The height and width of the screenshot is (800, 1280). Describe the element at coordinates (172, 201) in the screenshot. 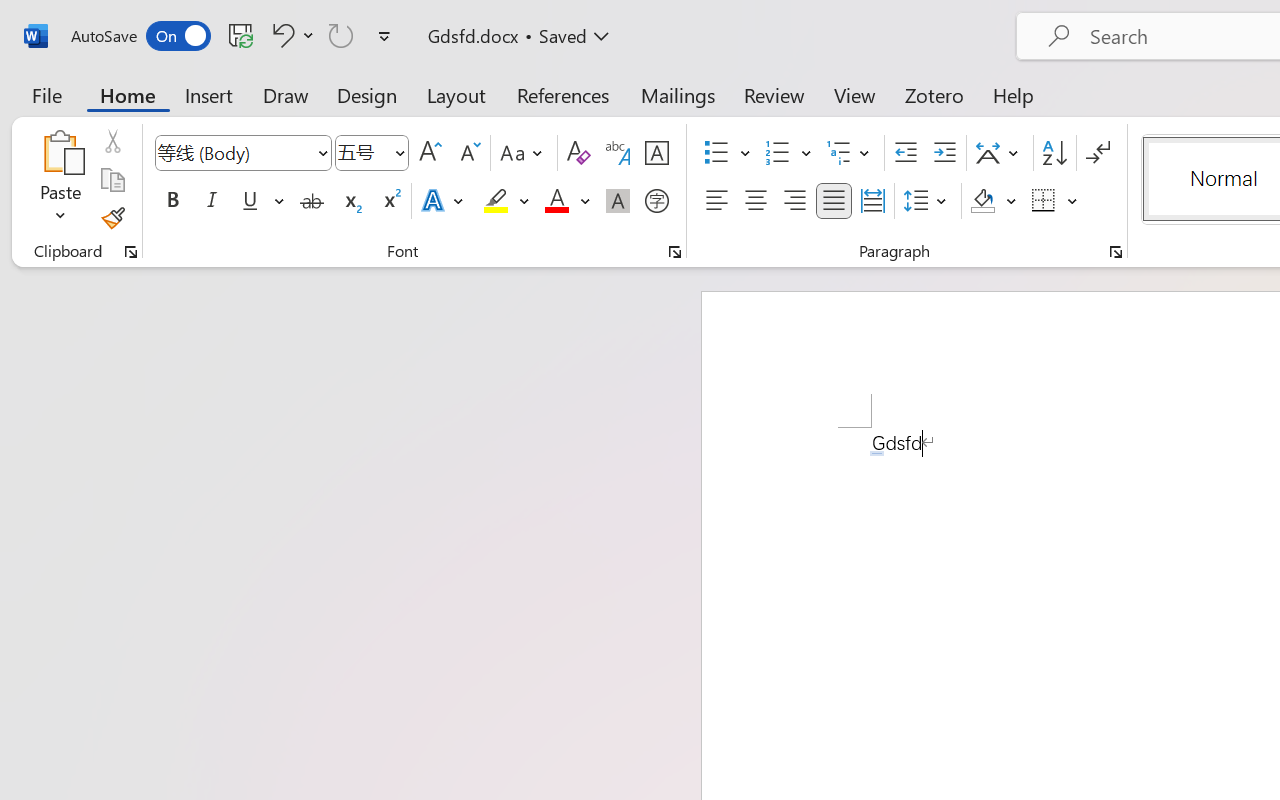

I see `'Bold'` at that location.